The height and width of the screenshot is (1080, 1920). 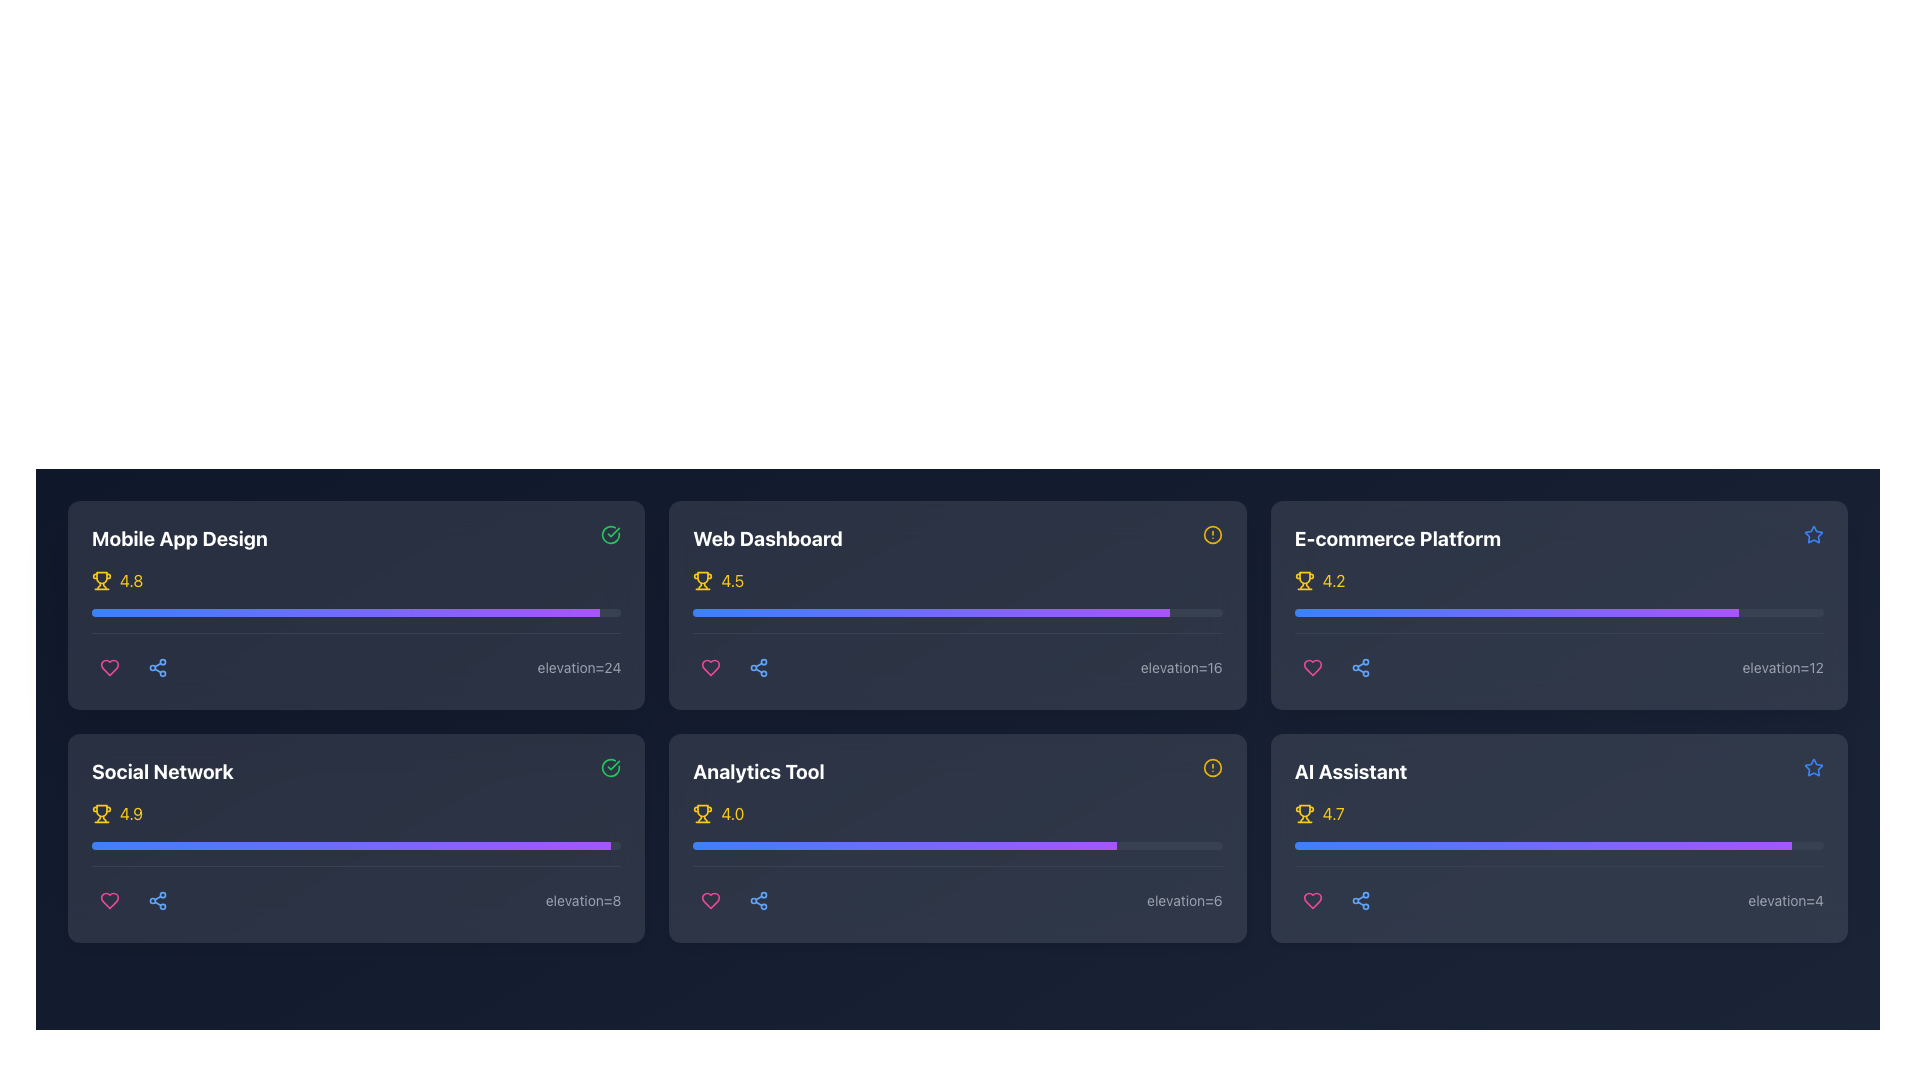 What do you see at coordinates (757, 770) in the screenshot?
I see `the text label that serves as the title of the analytics card located in the second row and third card from the left` at bounding box center [757, 770].